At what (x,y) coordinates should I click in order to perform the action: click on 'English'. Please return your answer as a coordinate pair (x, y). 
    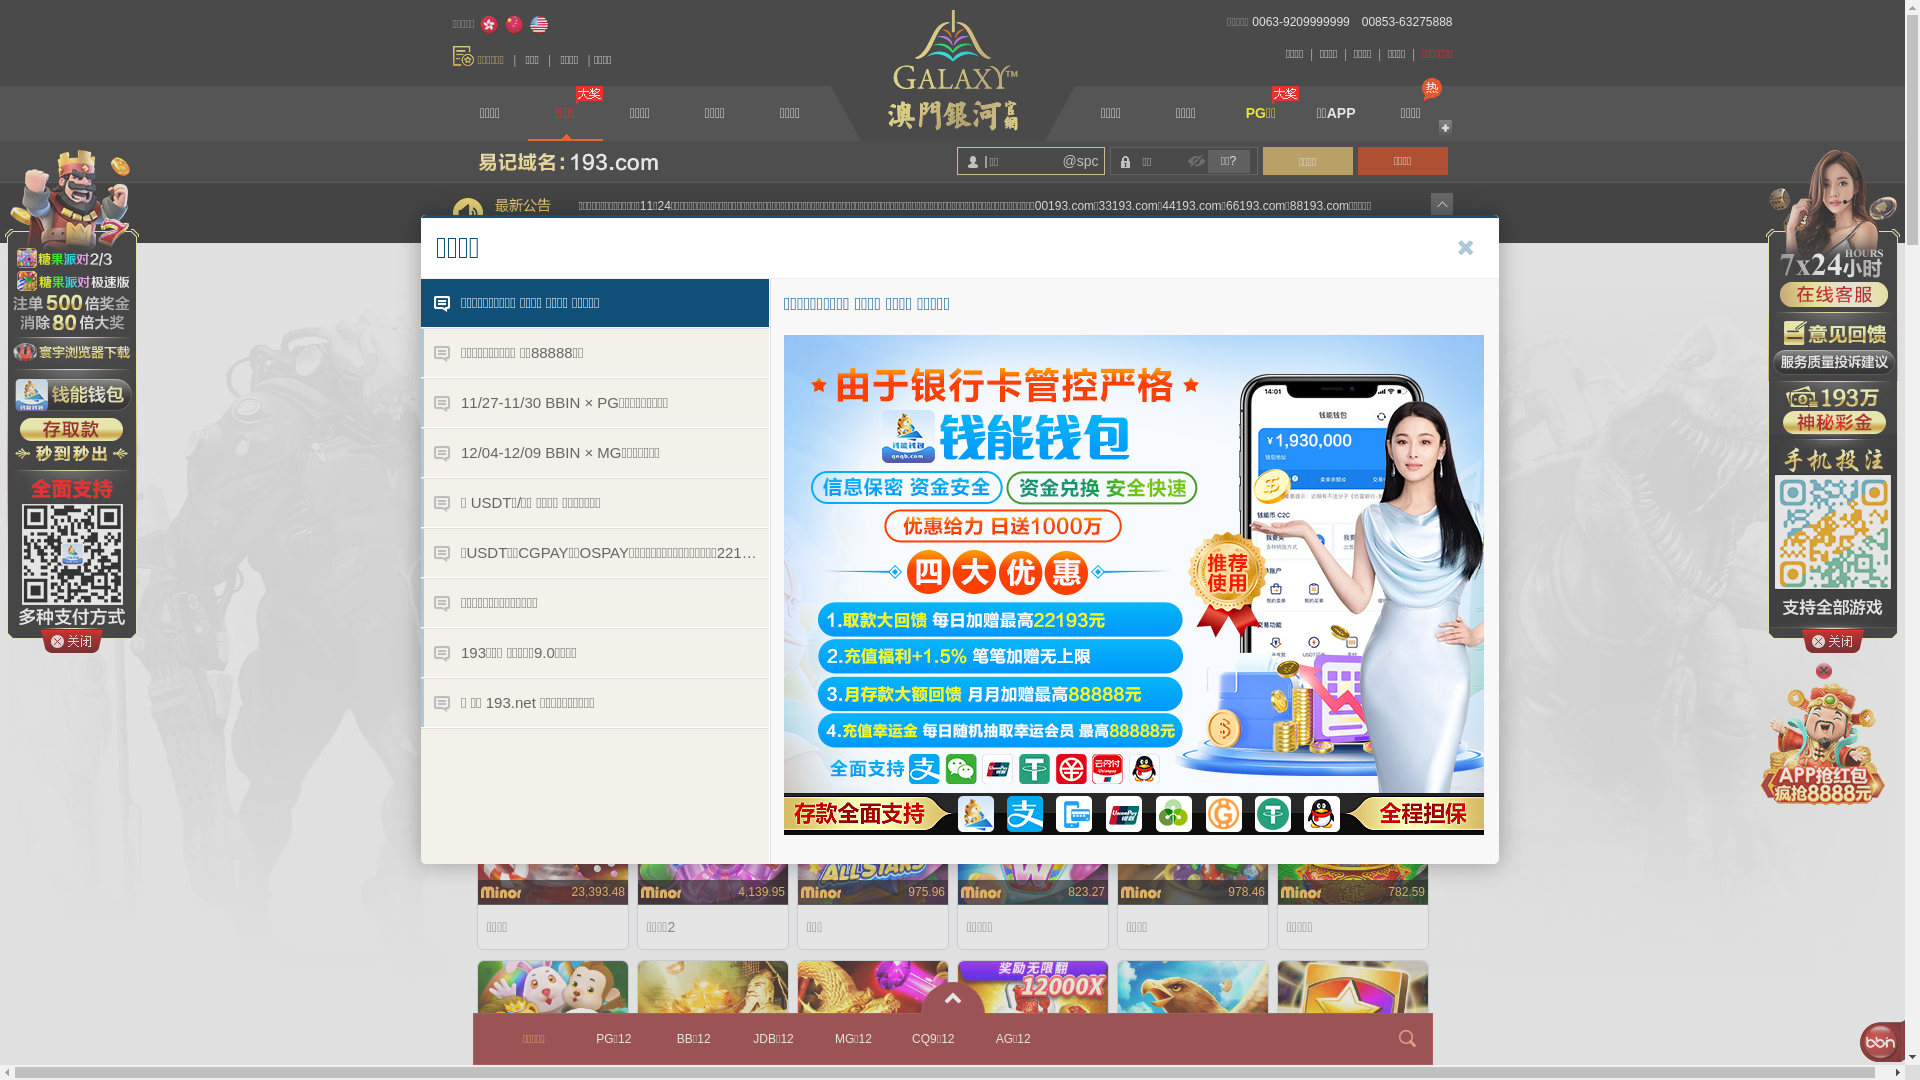
    Looking at the image, I should click on (528, 24).